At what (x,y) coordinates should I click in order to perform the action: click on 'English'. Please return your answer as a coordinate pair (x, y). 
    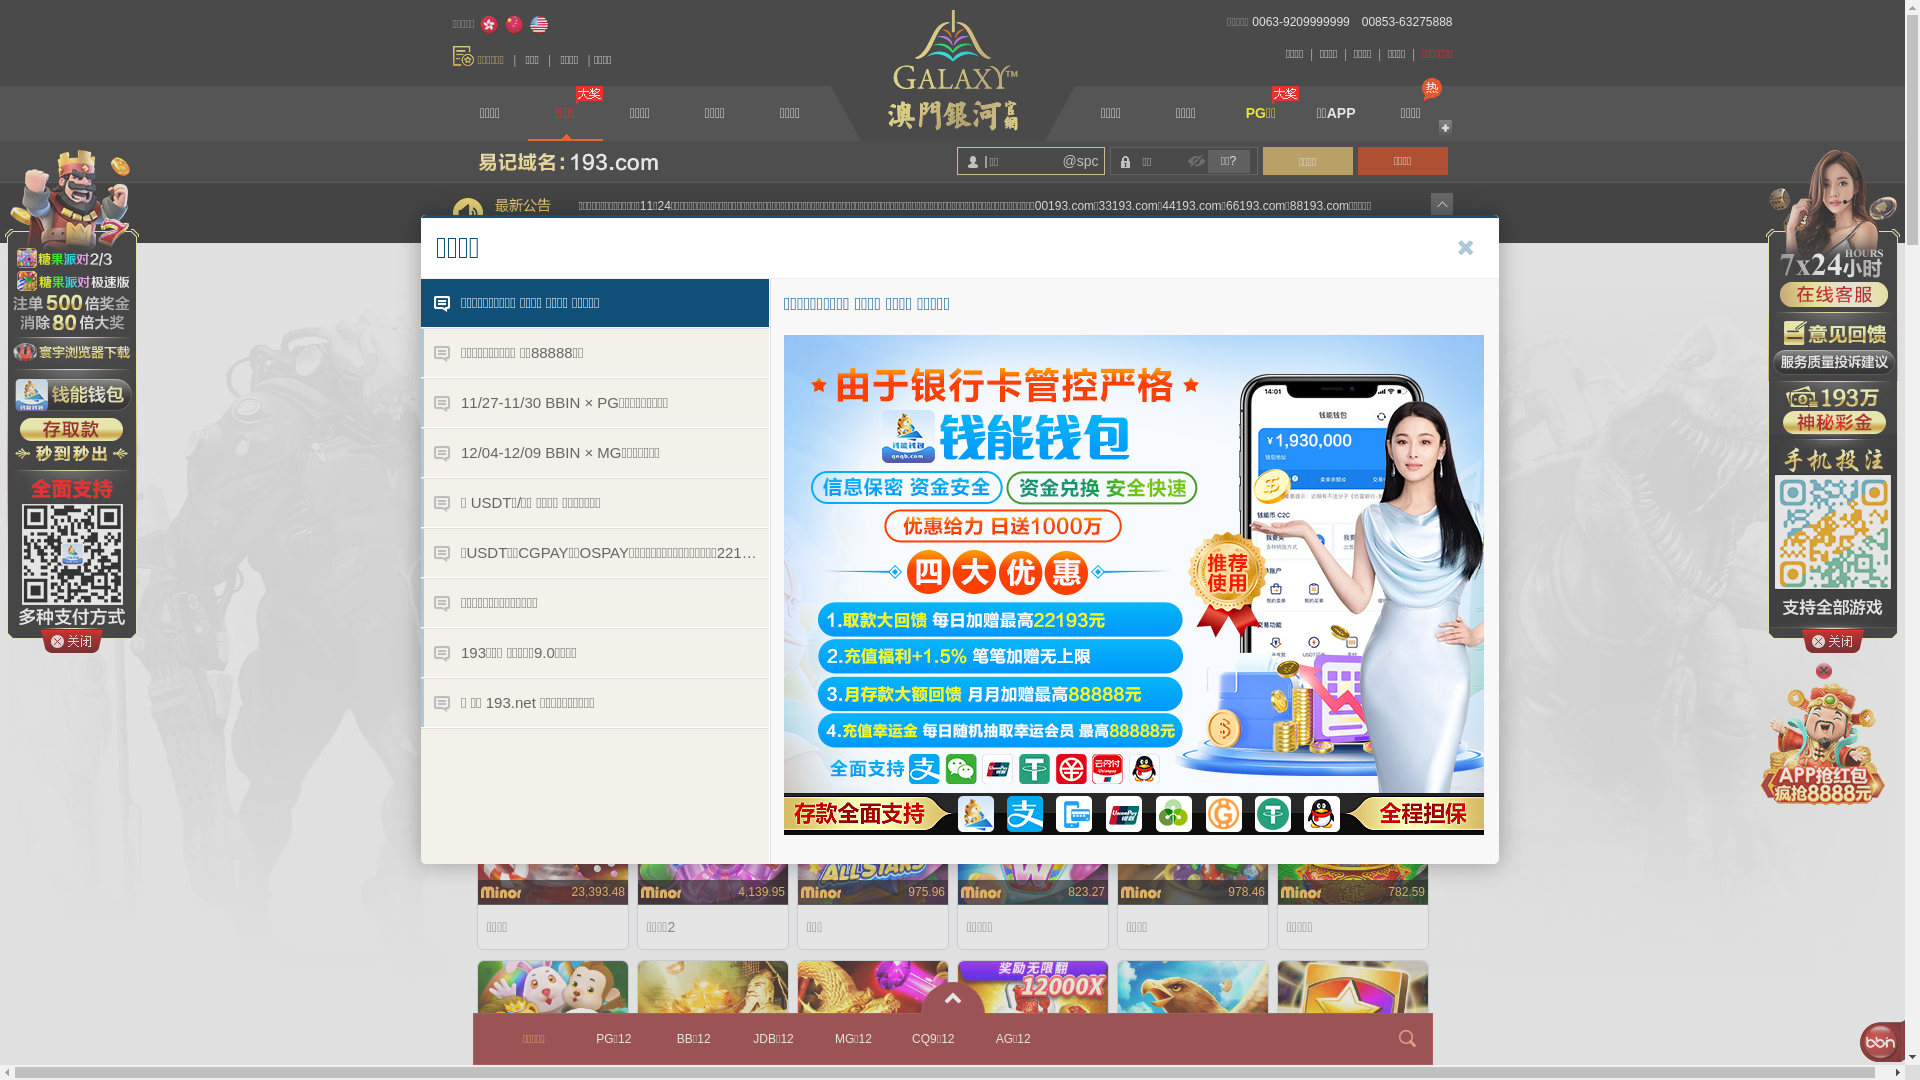
    Looking at the image, I should click on (528, 24).